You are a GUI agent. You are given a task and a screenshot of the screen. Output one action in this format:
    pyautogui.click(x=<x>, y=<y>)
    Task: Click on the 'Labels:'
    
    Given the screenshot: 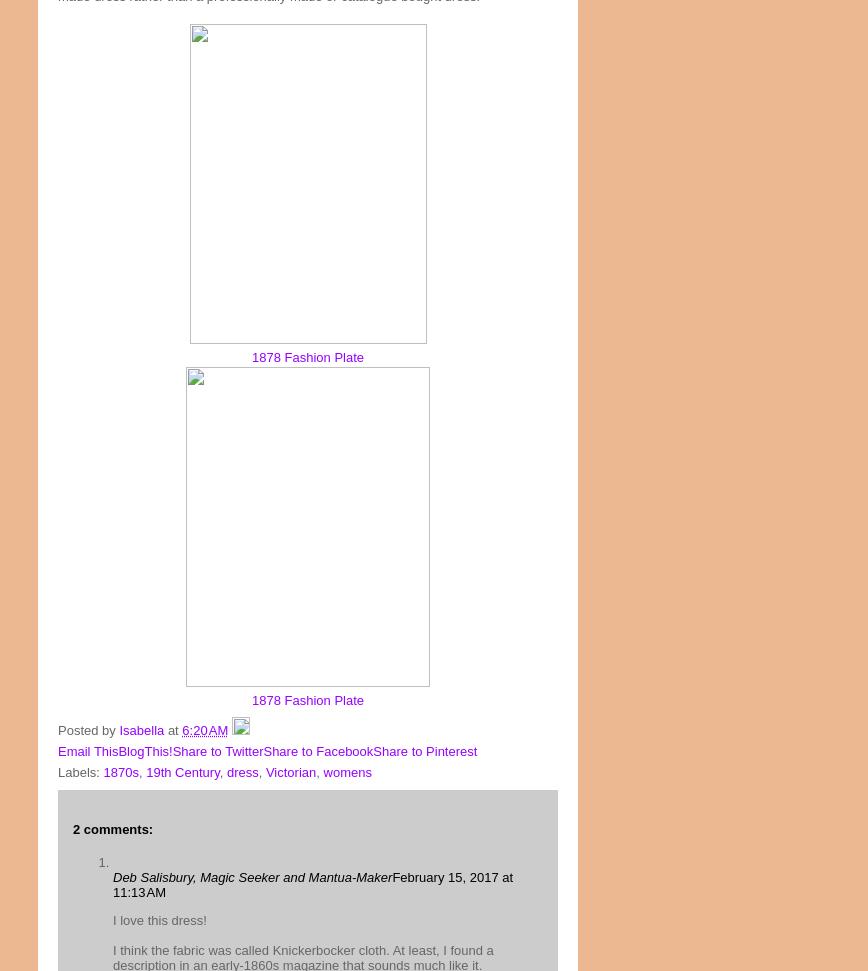 What is the action you would take?
    pyautogui.click(x=80, y=771)
    